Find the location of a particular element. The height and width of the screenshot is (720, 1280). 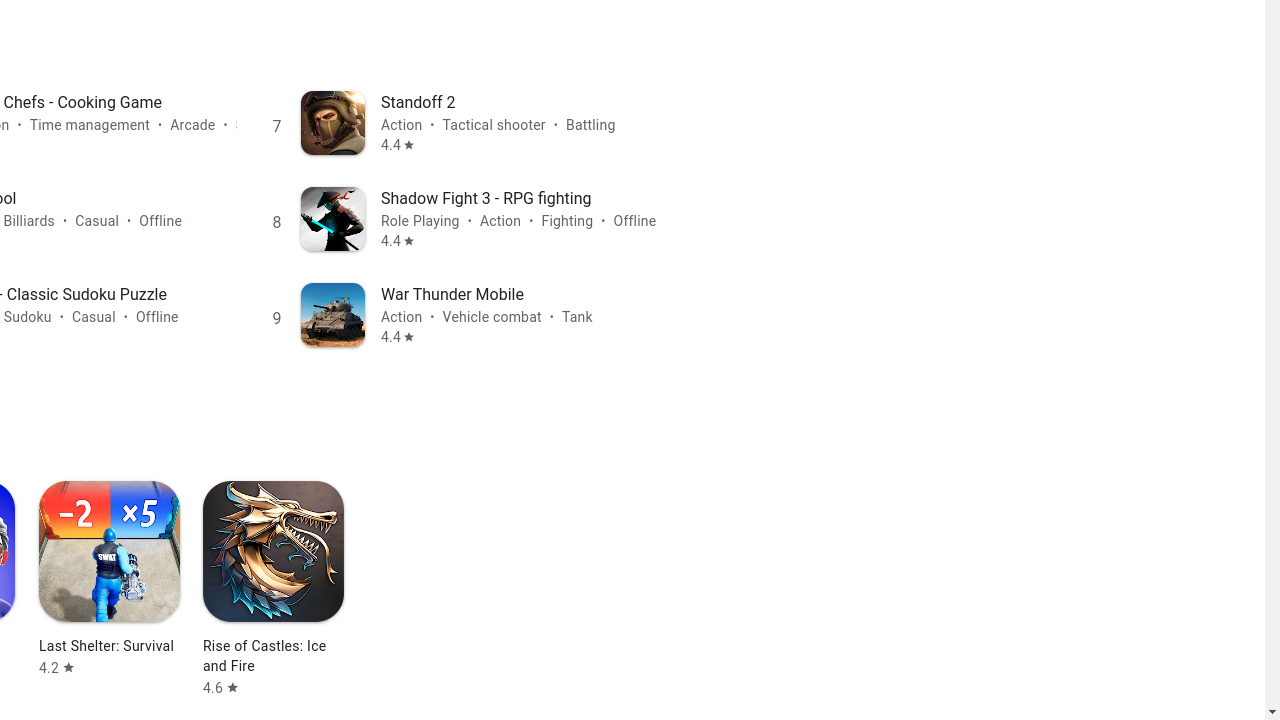

'Rank 9 War Thunder Mobile Action • Vehicle combat • Tank Rated 4.4 stars out of five stars' is located at coordinates (467, 314).